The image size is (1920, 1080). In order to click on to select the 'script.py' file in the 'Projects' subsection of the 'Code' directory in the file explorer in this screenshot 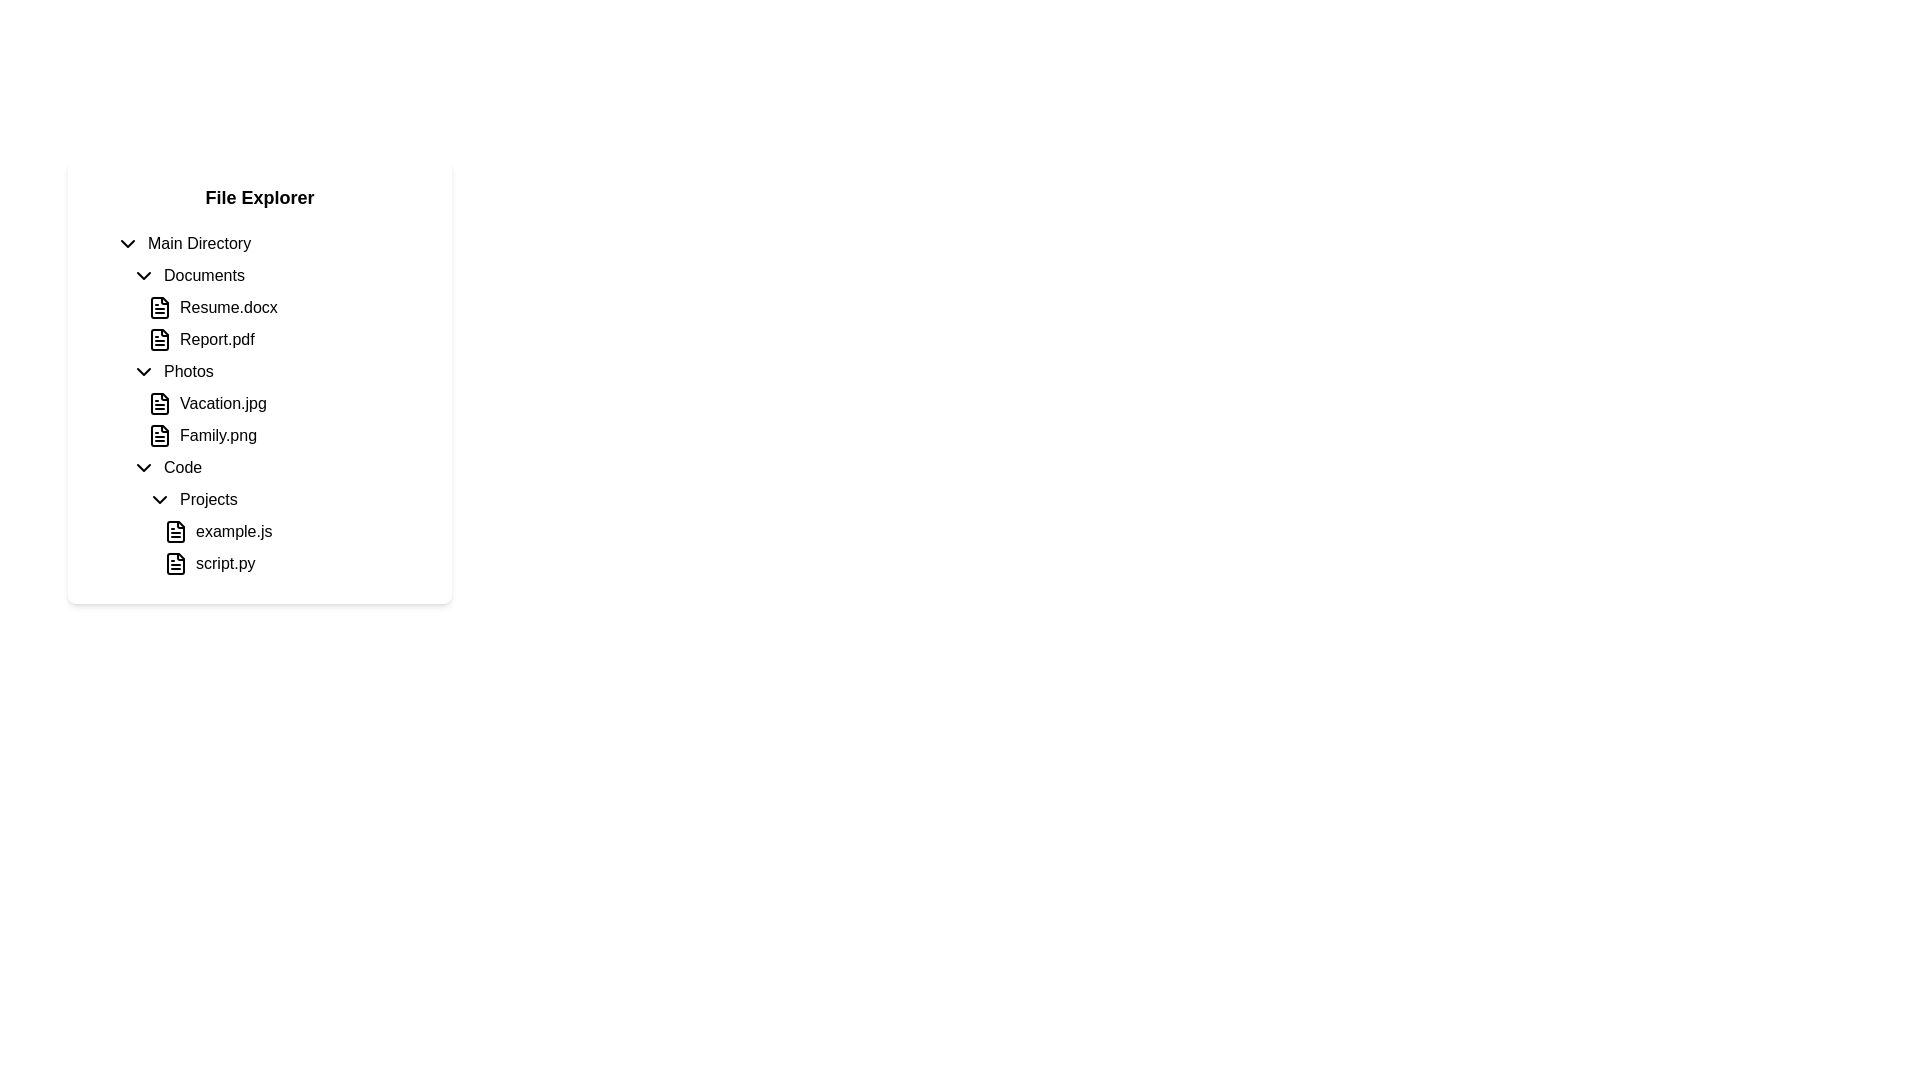, I will do `click(291, 563)`.